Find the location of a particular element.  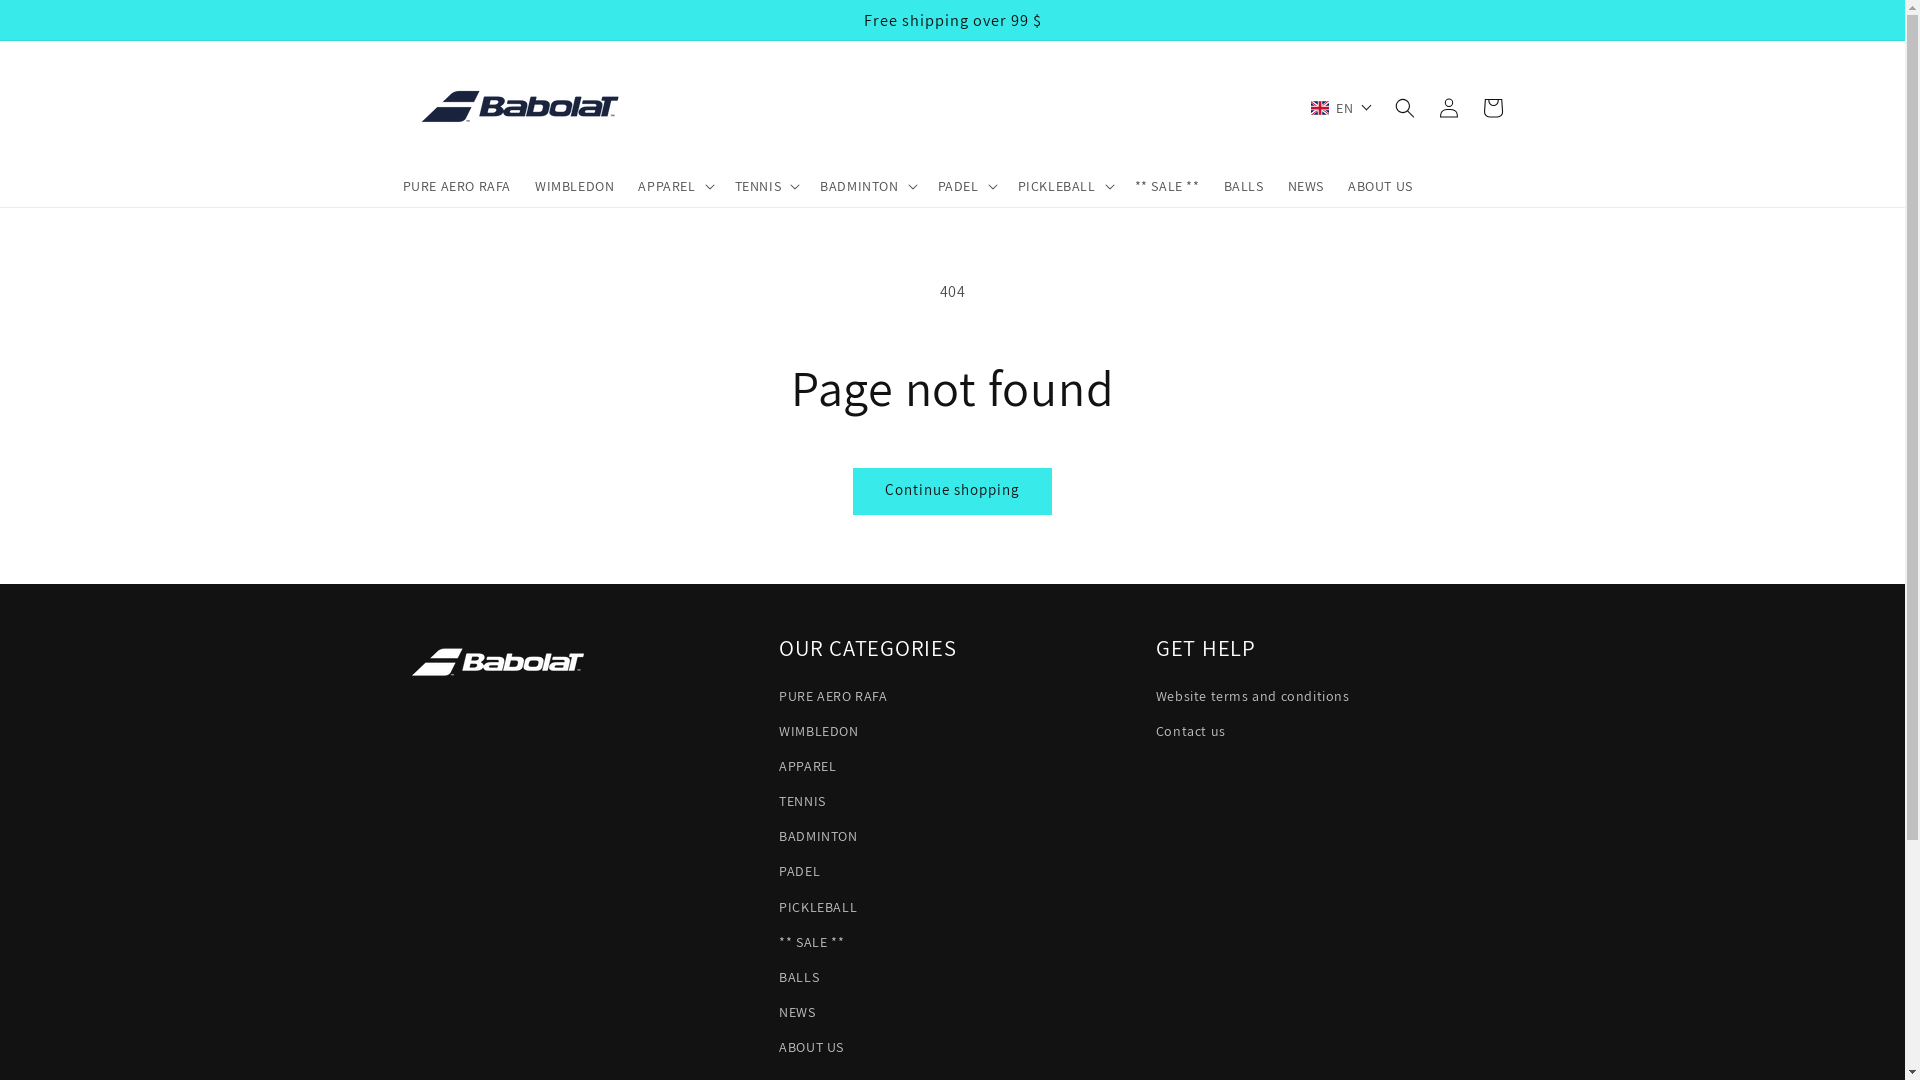

'WIMBLEDON' is located at coordinates (818, 731).